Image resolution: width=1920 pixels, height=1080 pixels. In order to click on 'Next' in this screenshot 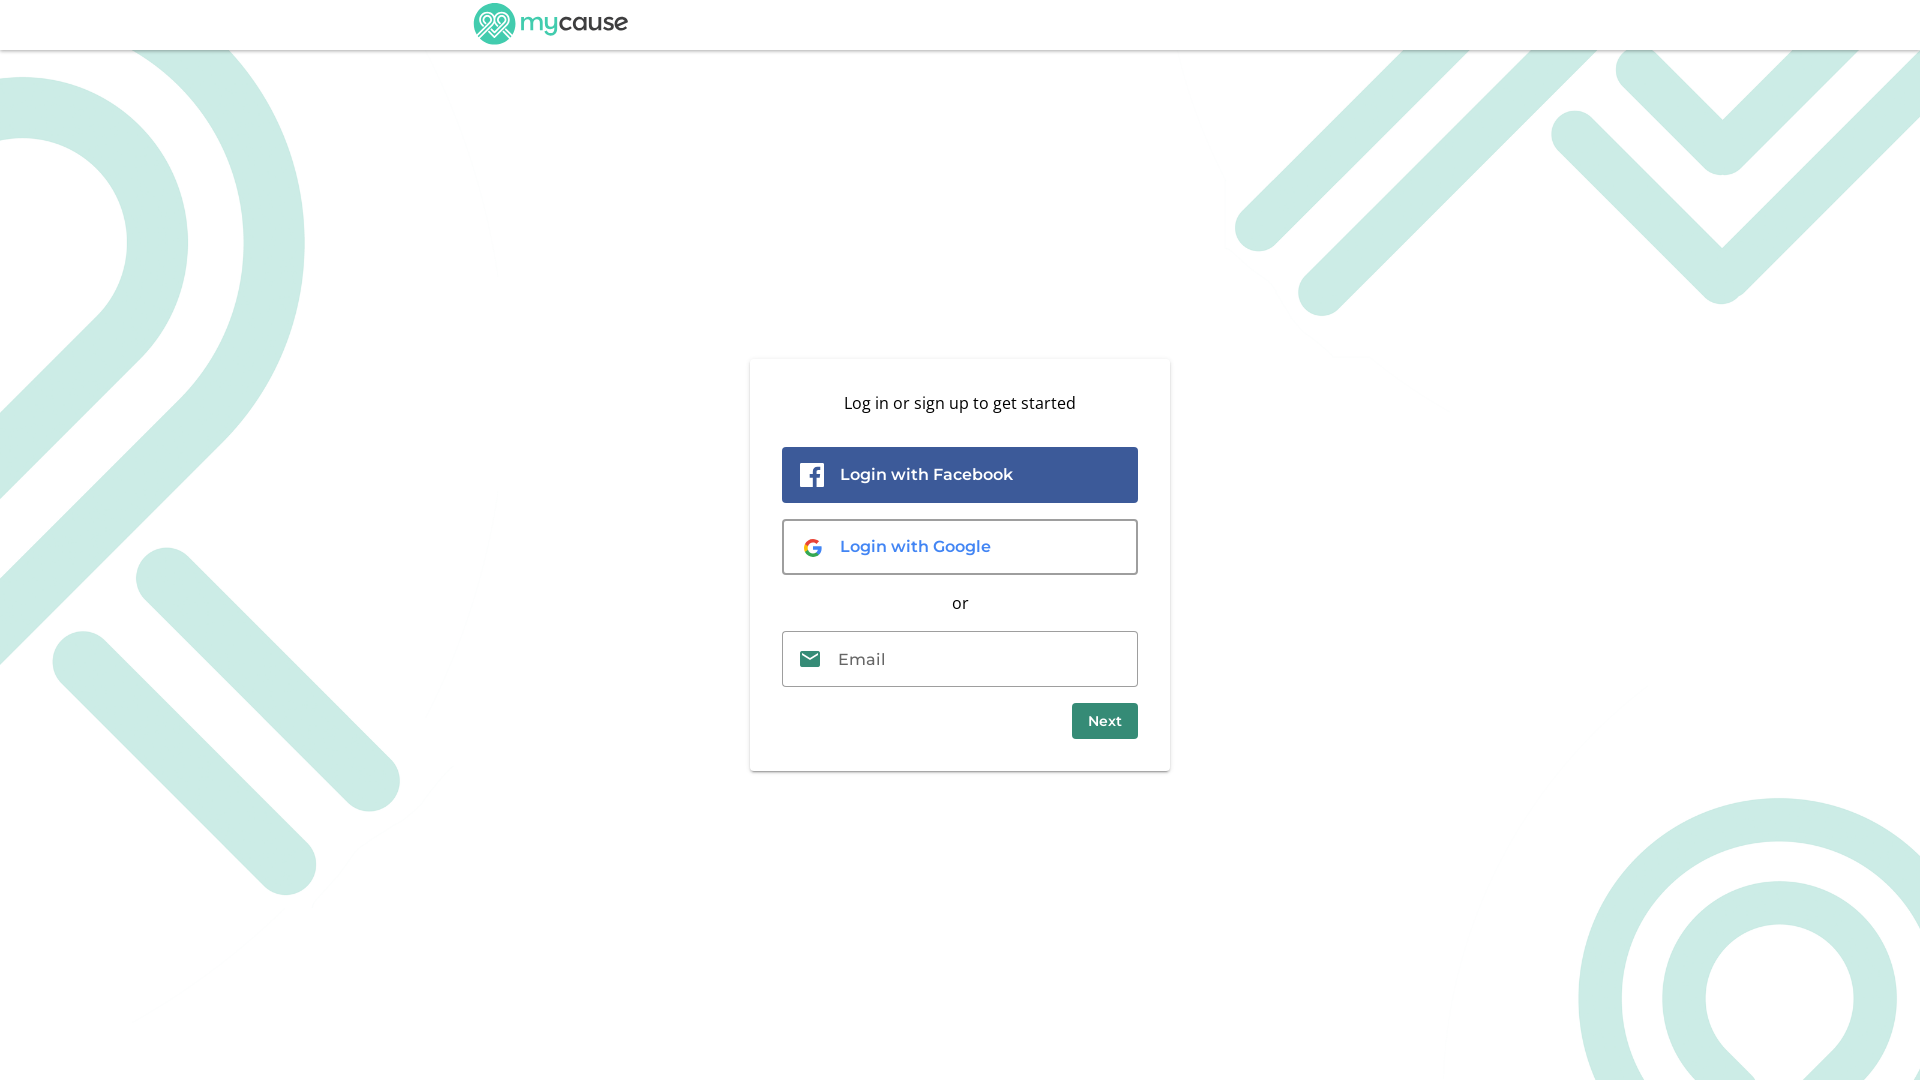, I will do `click(1103, 721)`.